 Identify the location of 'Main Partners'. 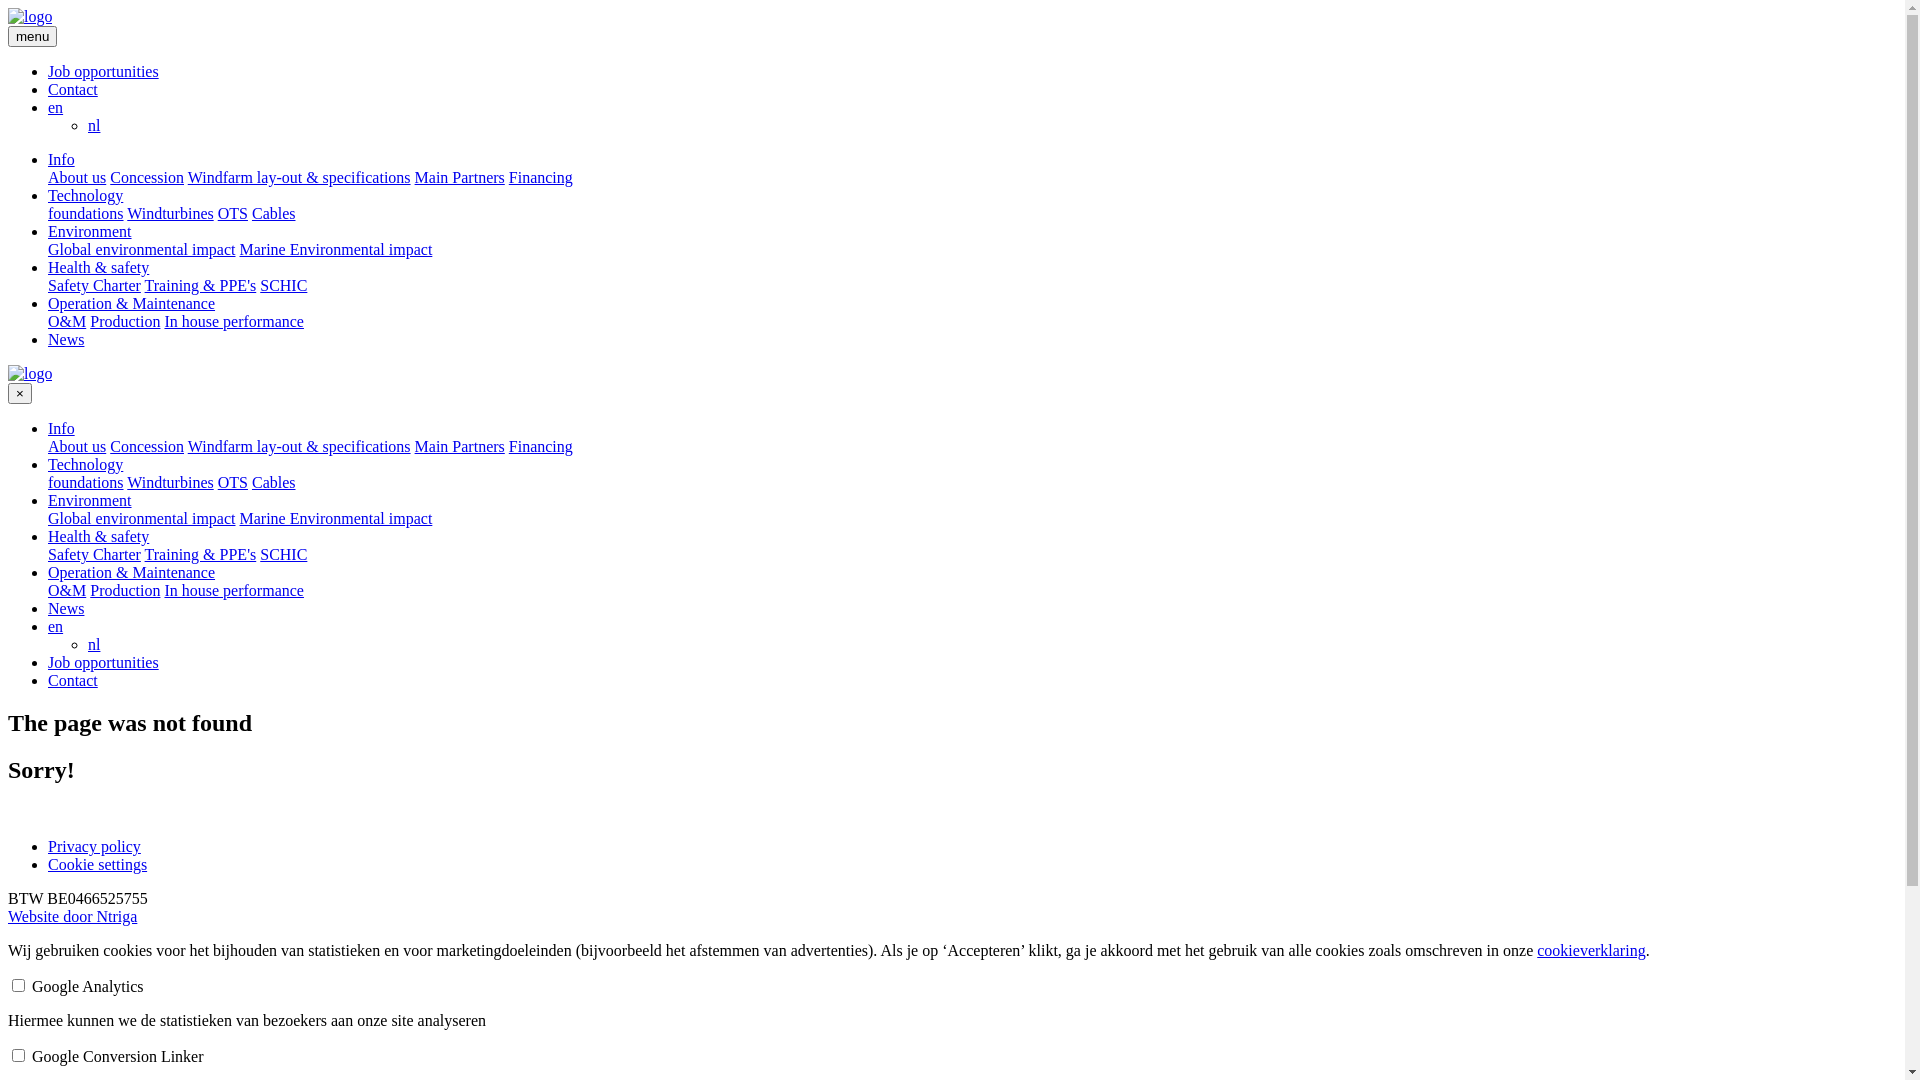
(459, 445).